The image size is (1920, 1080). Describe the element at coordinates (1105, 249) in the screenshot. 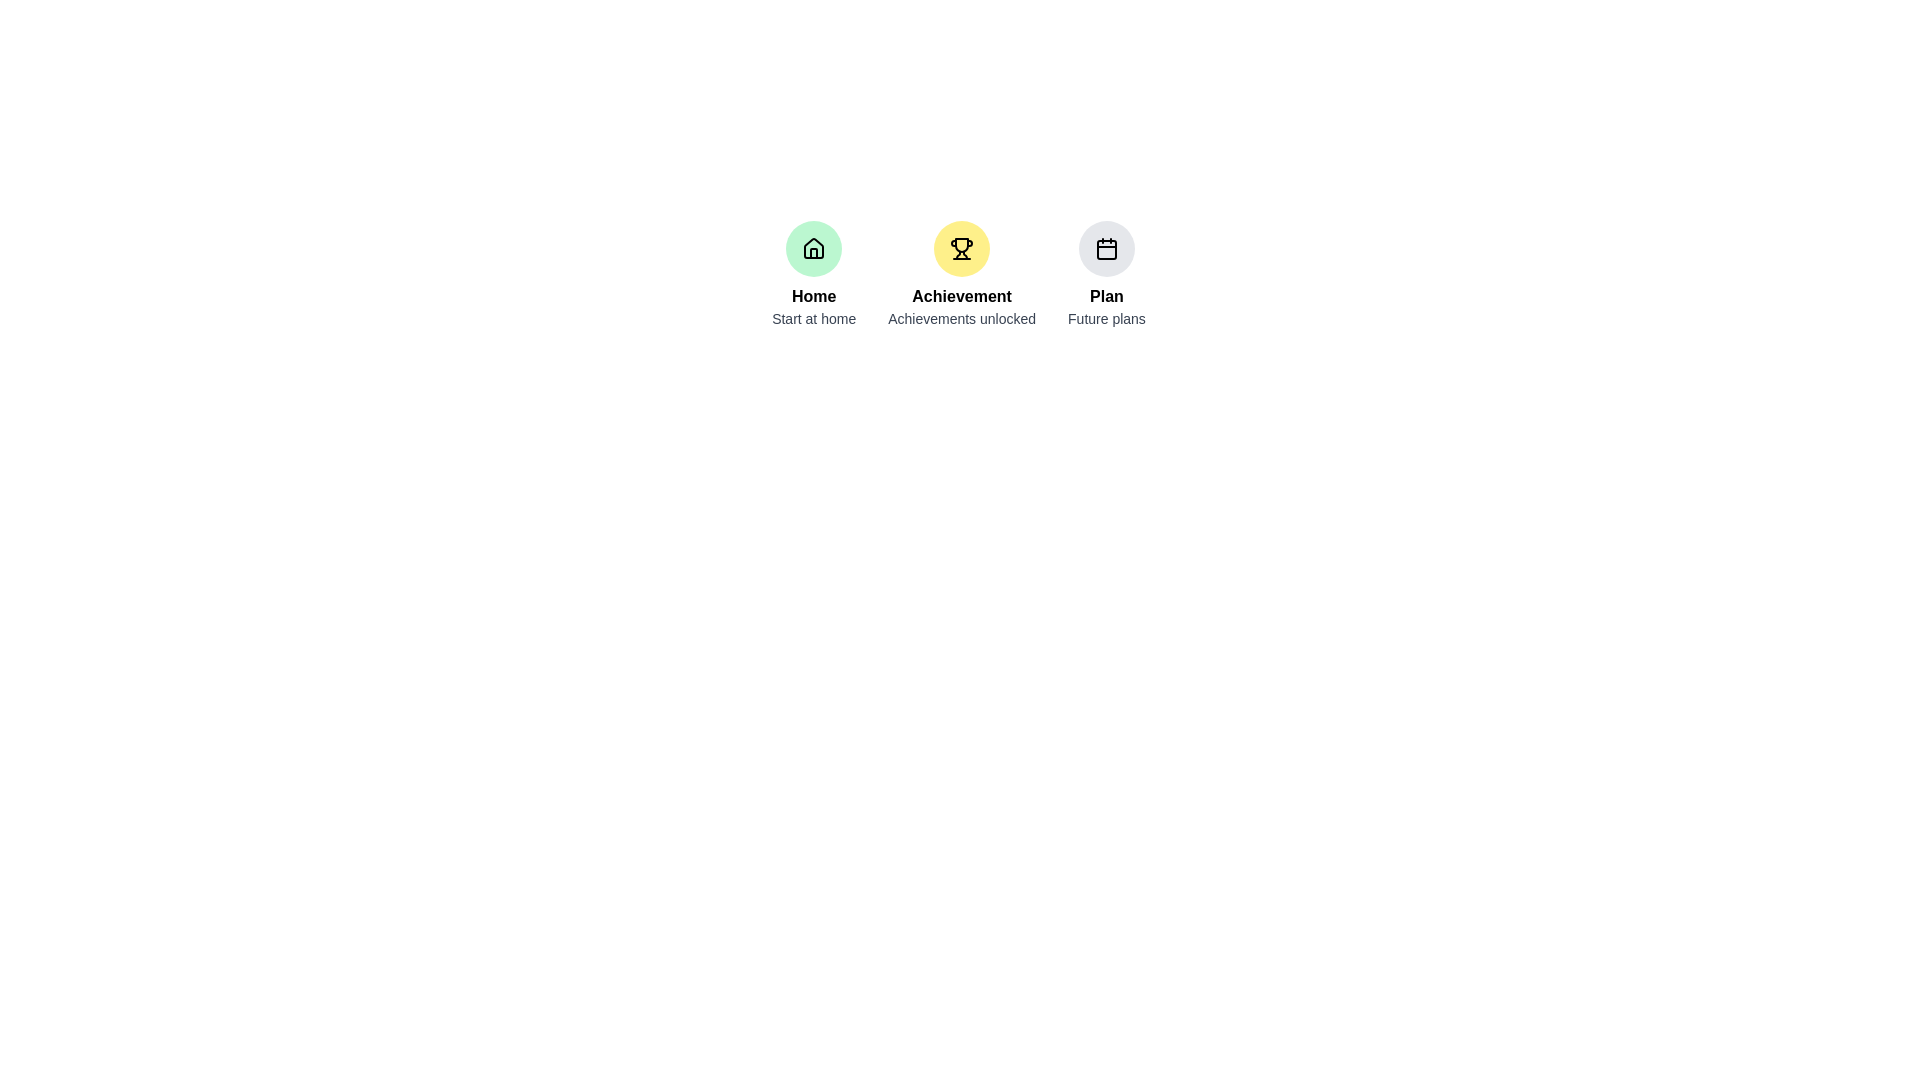

I see `the rectangular component with rounded corners inside the rightmost calendar-like icon labeled 'Plan'` at that location.